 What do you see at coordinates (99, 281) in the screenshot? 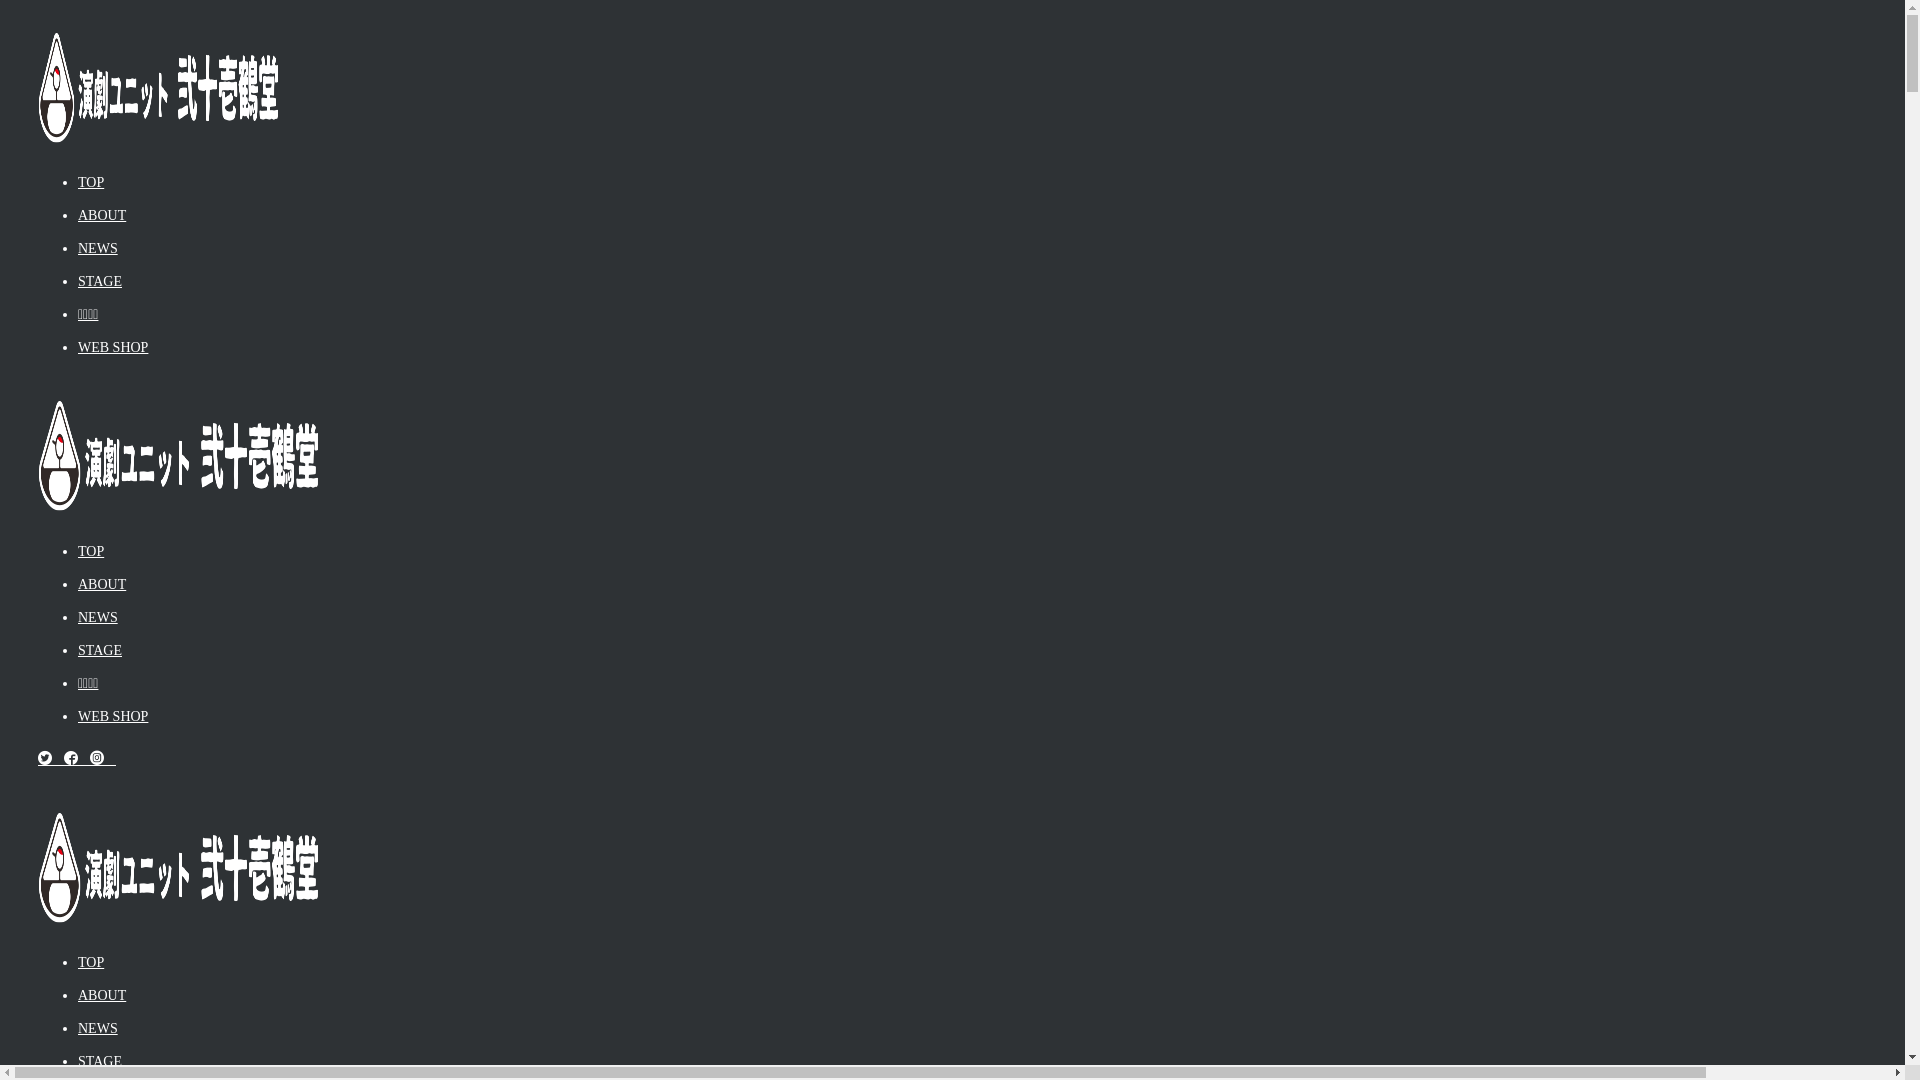
I see `'STAGE'` at bounding box center [99, 281].